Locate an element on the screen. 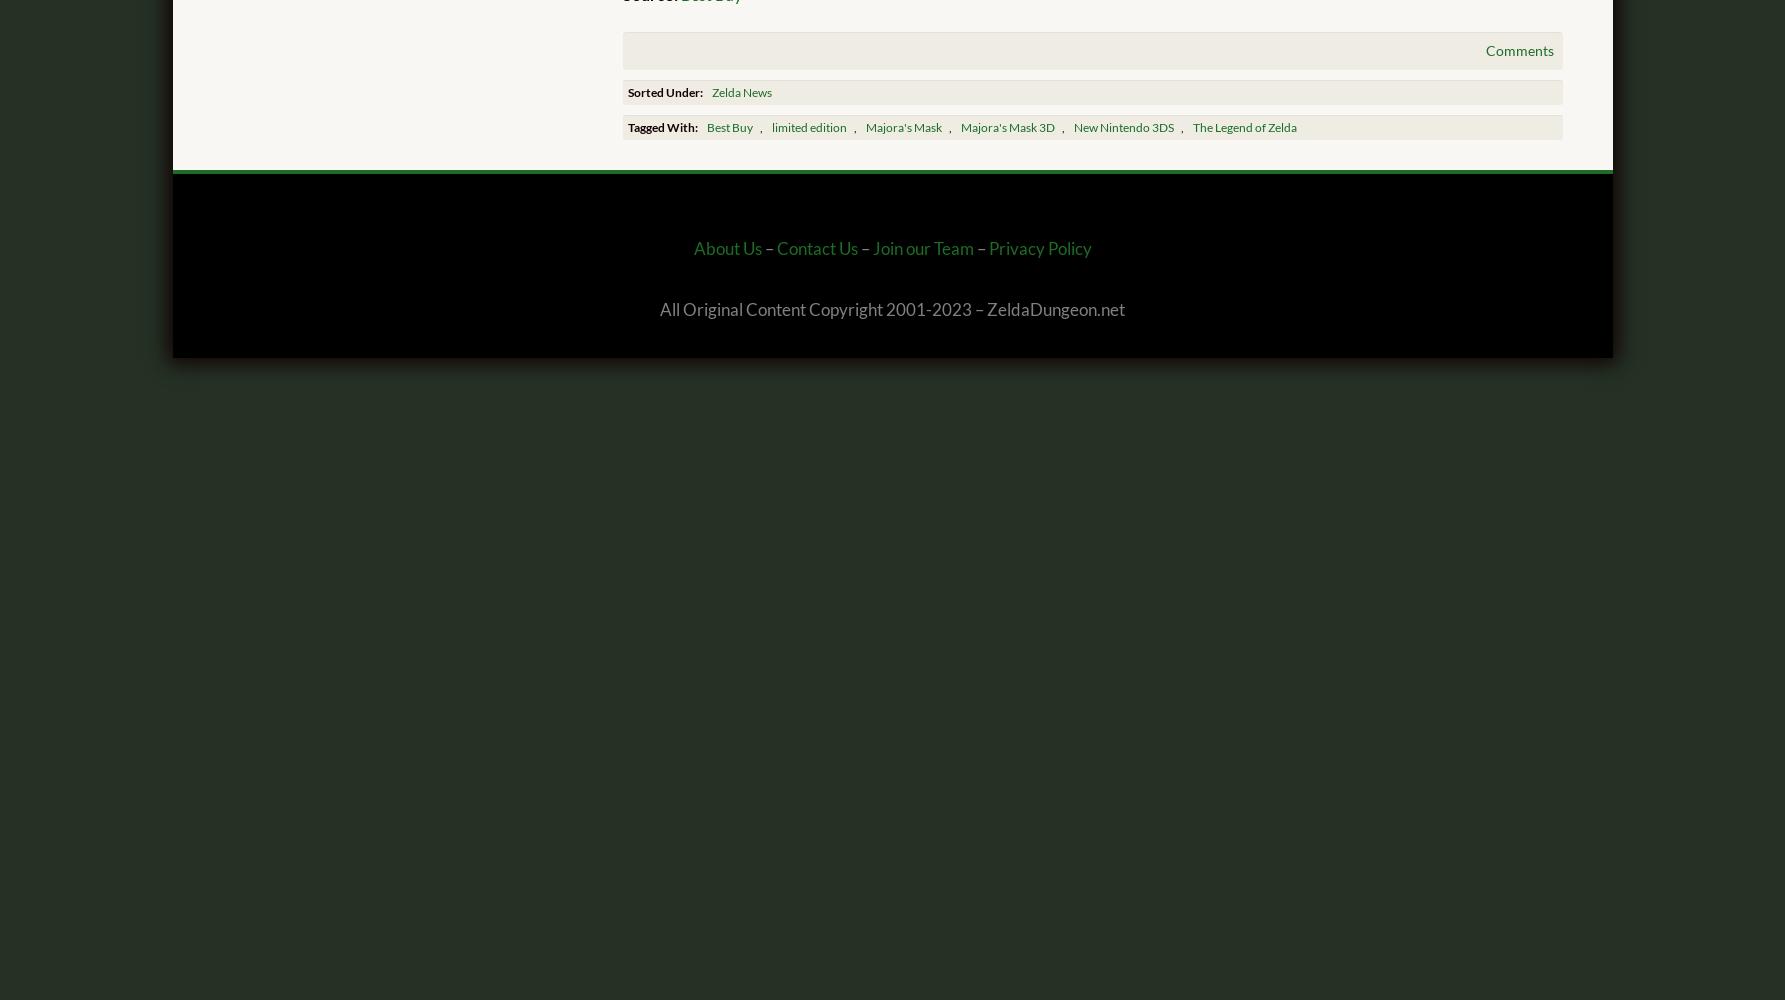 The width and height of the screenshot is (1785, 1000). 'limited edition' is located at coordinates (808, 127).